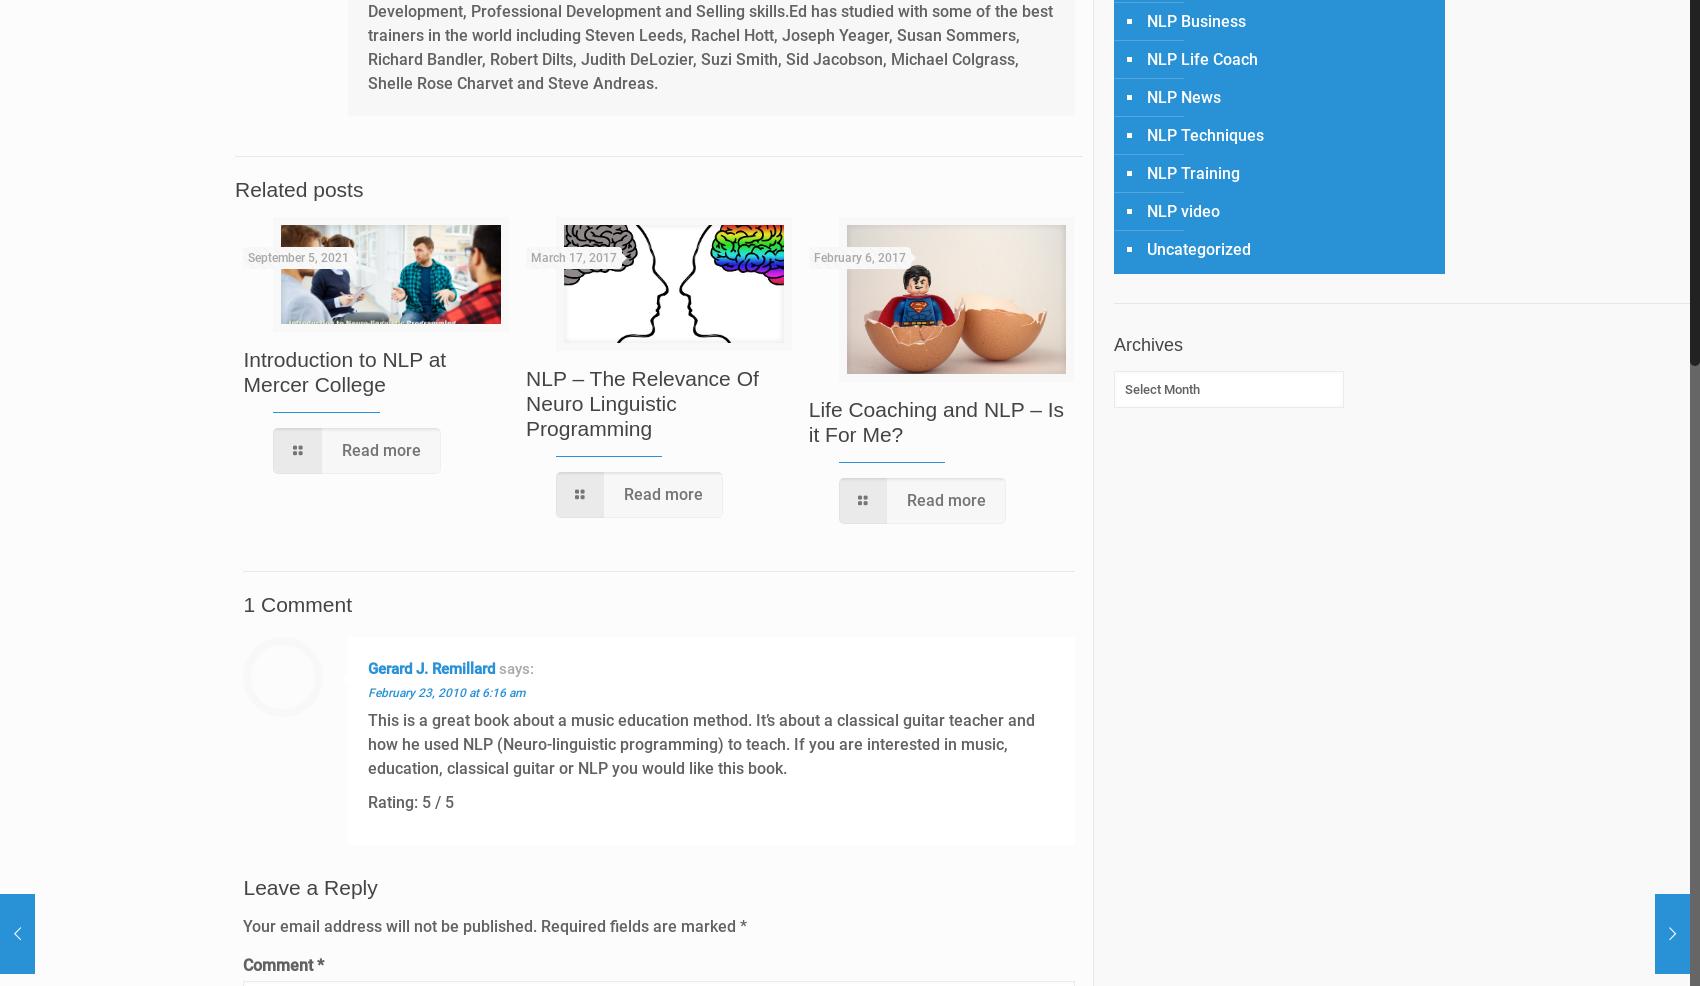  Describe the element at coordinates (1195, 20) in the screenshot. I see `'NLP Business'` at that location.